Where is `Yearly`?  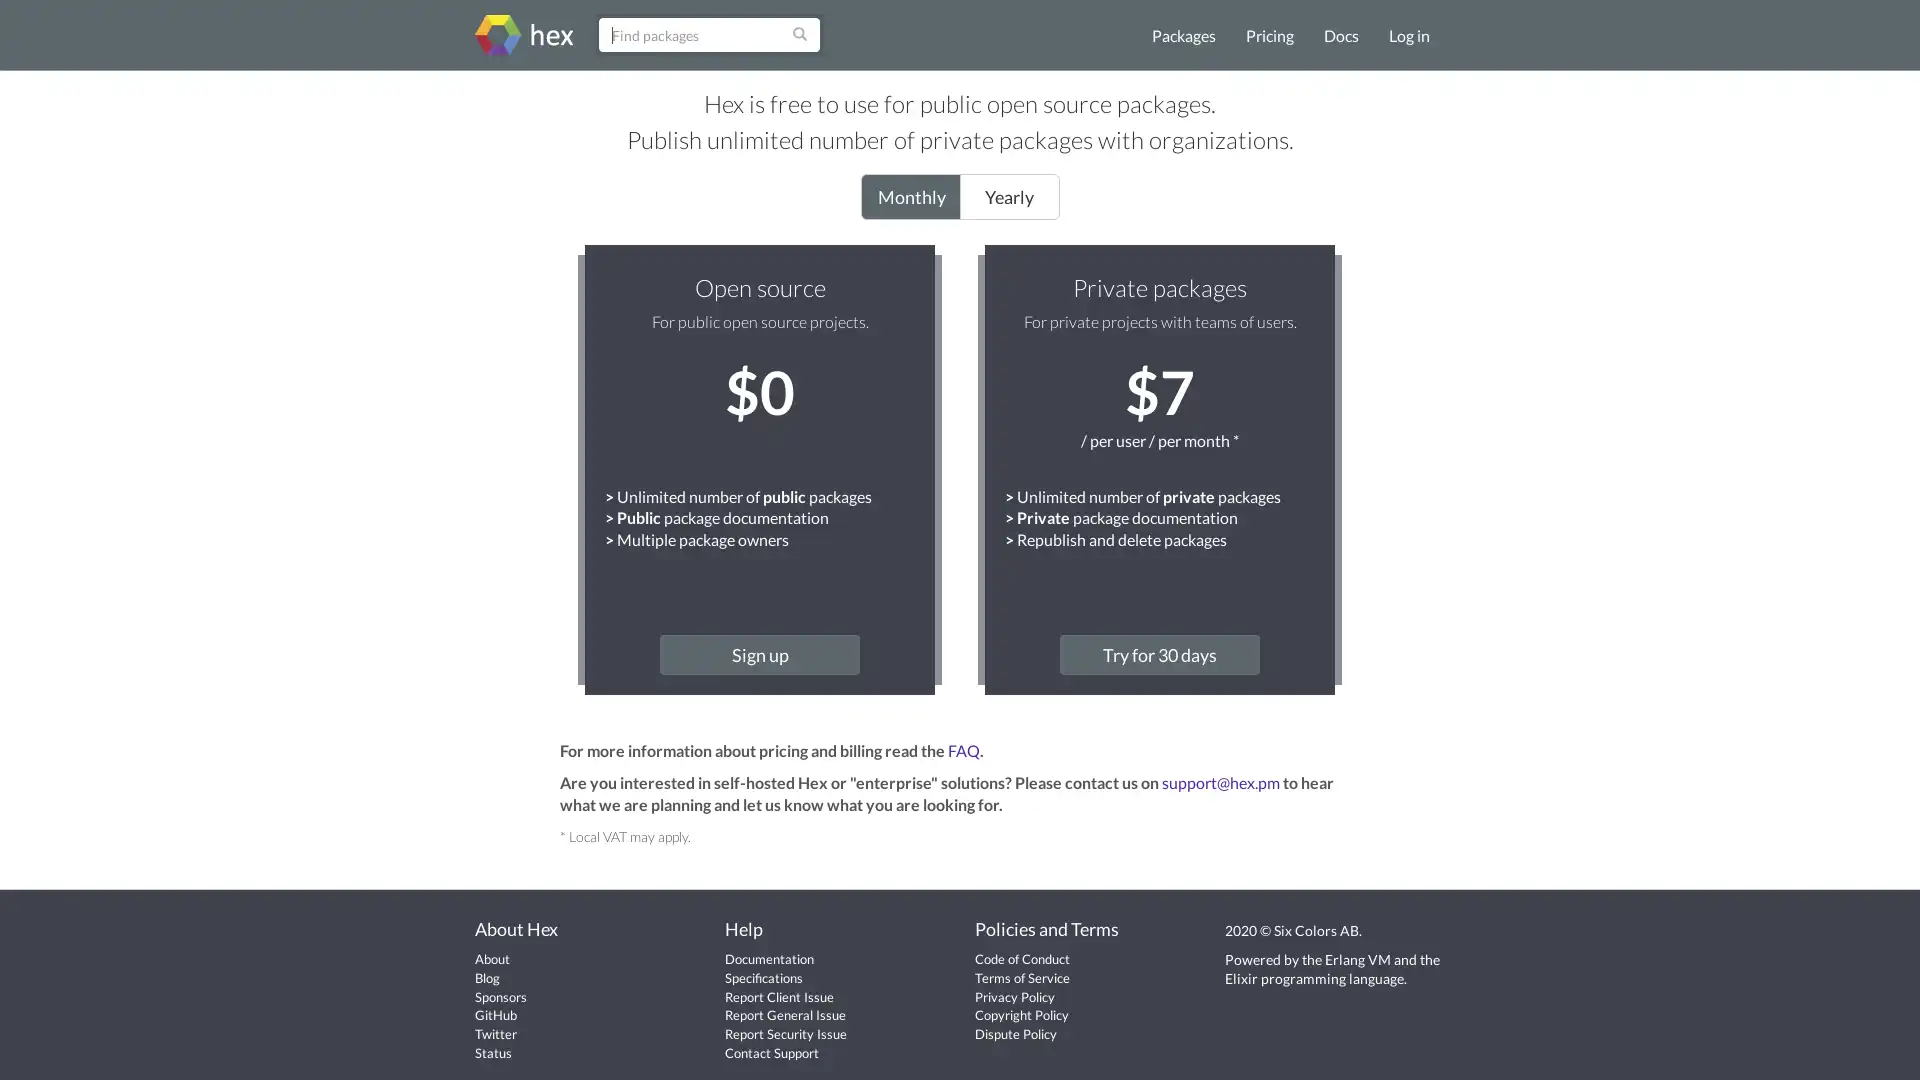 Yearly is located at coordinates (1008, 196).